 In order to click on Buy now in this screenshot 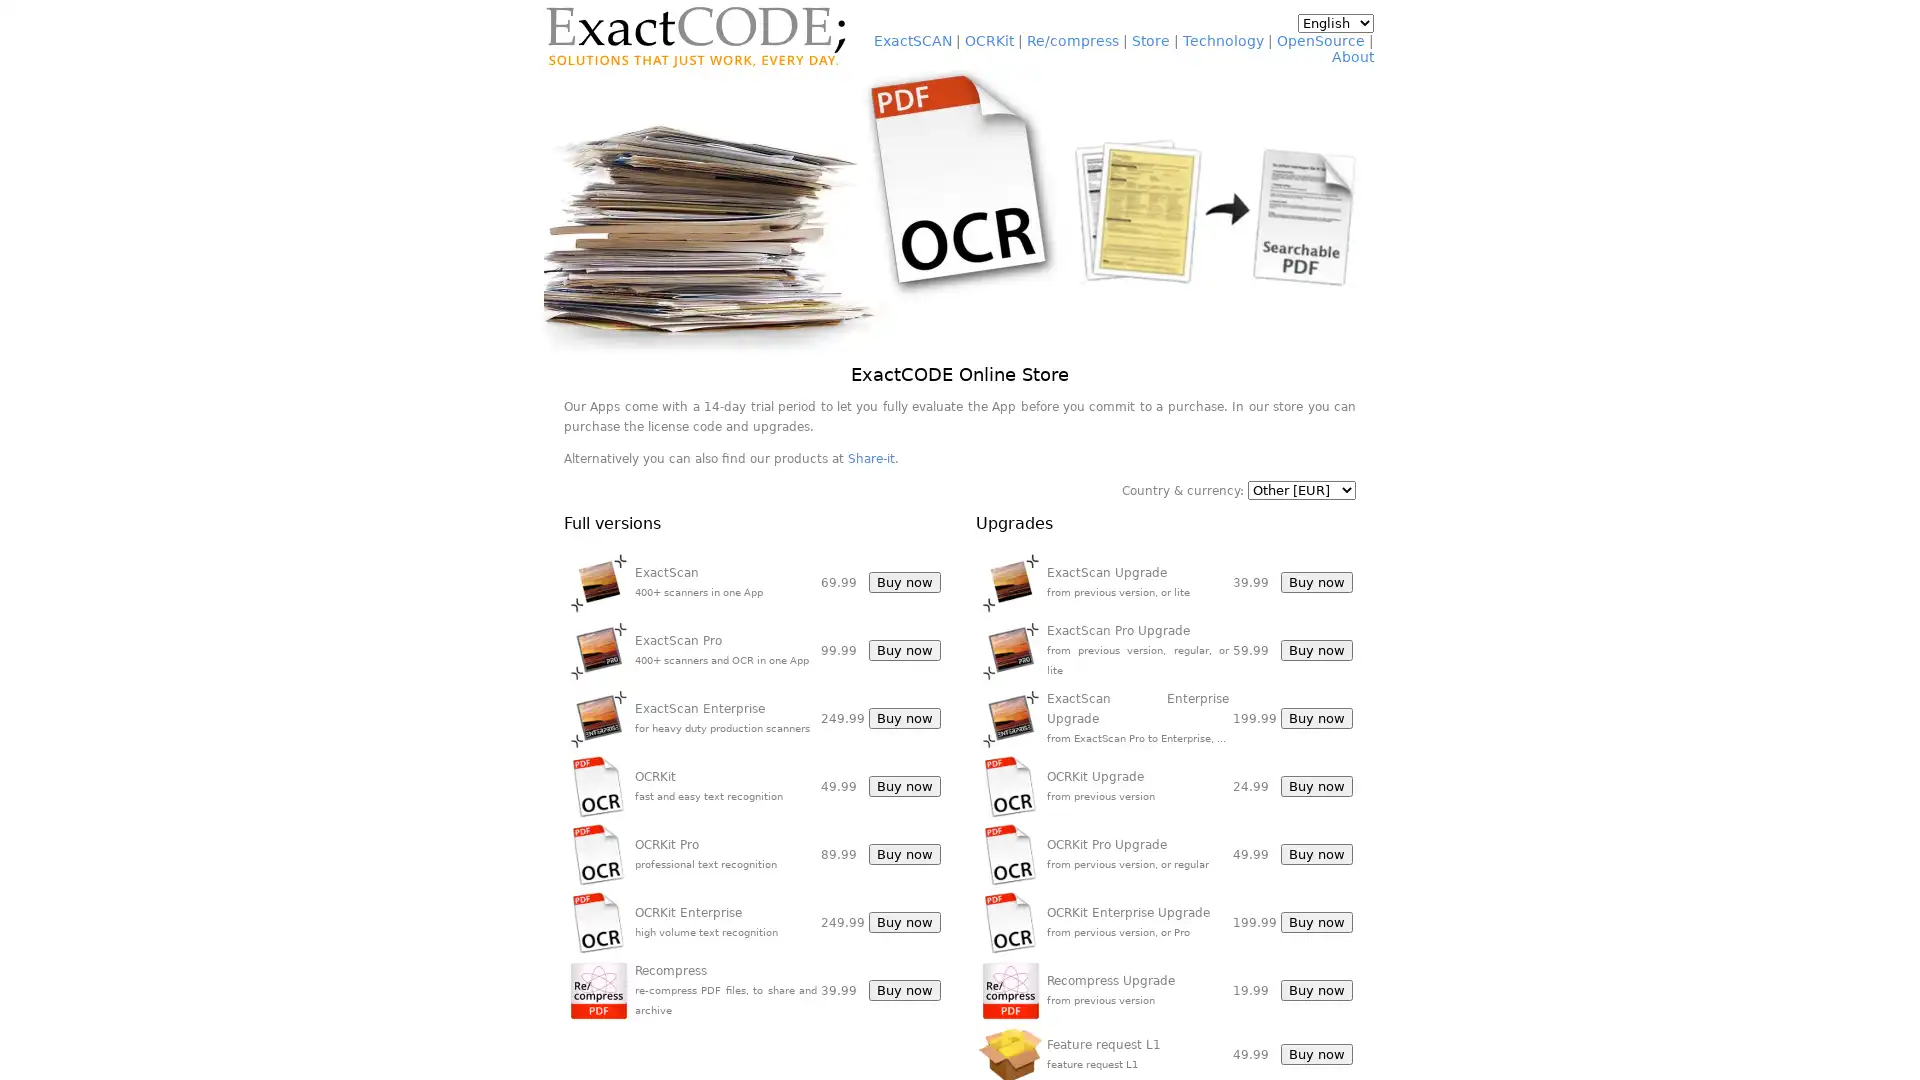, I will do `click(1315, 1053)`.